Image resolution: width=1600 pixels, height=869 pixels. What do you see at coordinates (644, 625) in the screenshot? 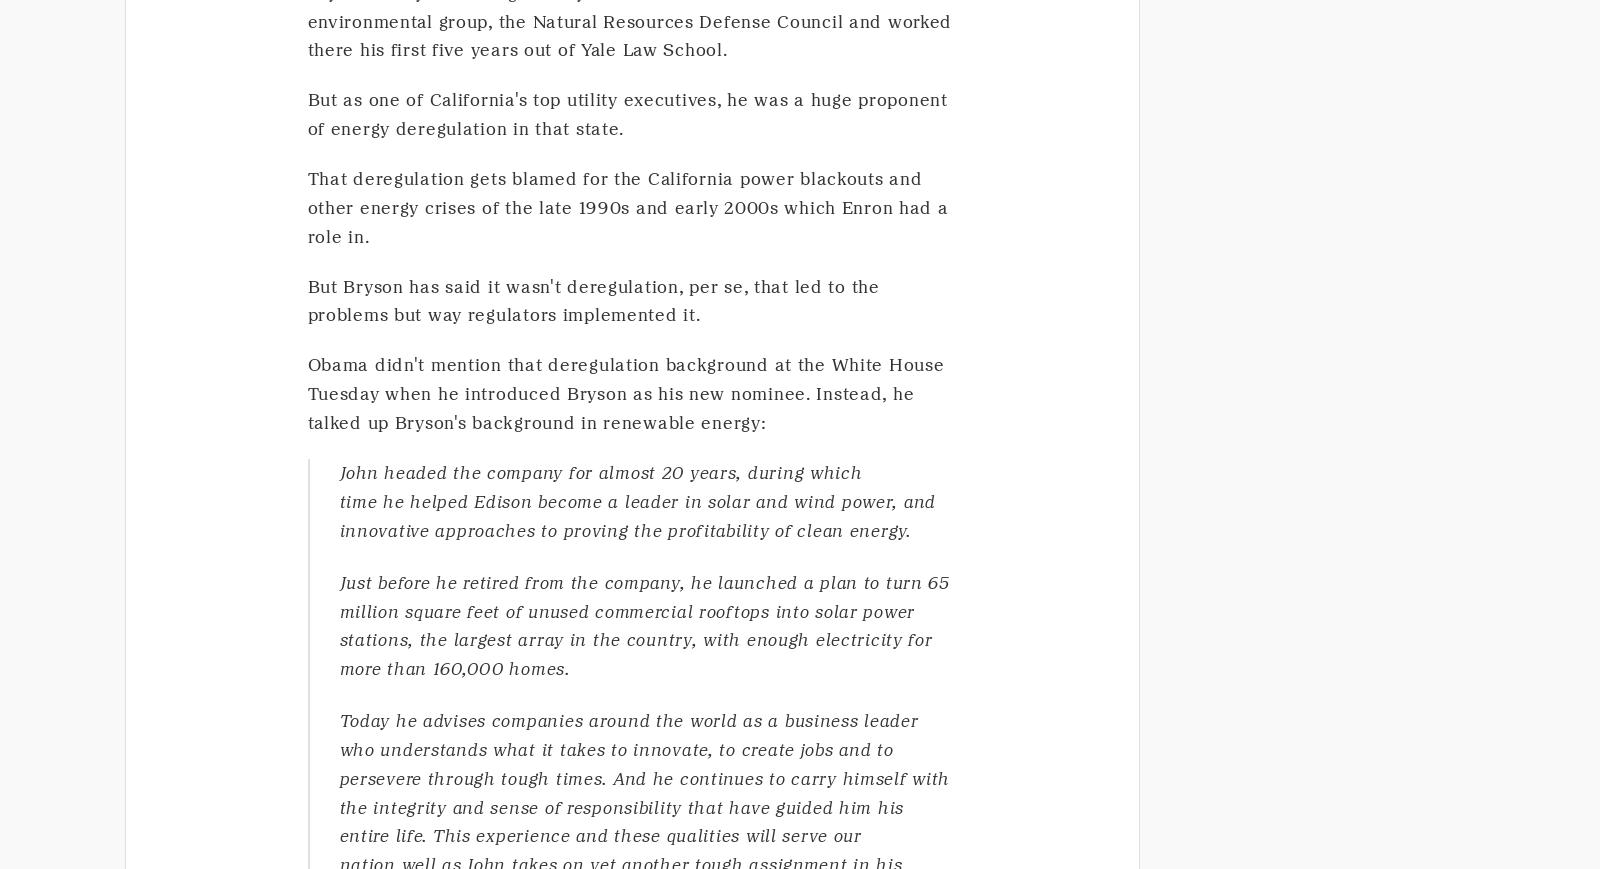
I see `'Just before he retired from the company, he launched a plan to turn 65 million square feet of unused commercial rooftops into solar power stations, the largest array in the country, with enough electricity for more than 160,000 homes.'` at bounding box center [644, 625].